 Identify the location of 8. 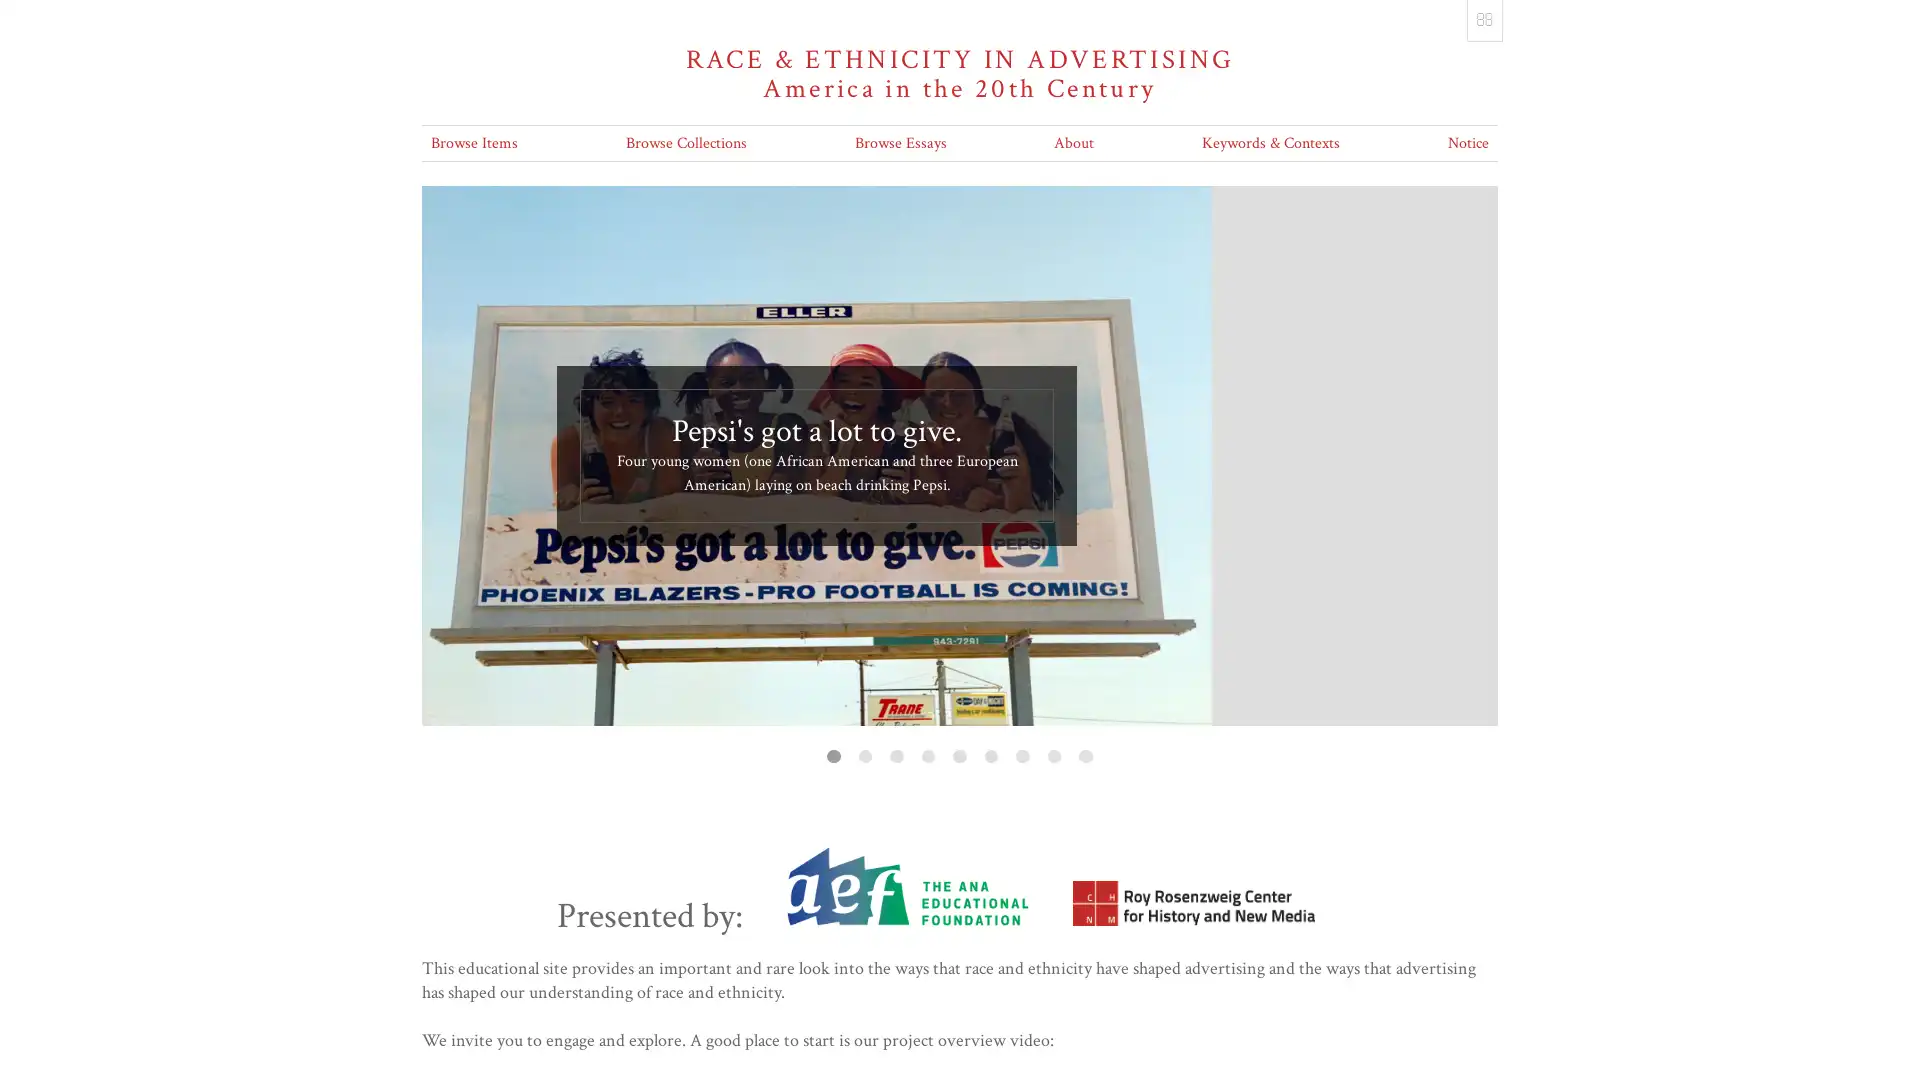
(1053, 756).